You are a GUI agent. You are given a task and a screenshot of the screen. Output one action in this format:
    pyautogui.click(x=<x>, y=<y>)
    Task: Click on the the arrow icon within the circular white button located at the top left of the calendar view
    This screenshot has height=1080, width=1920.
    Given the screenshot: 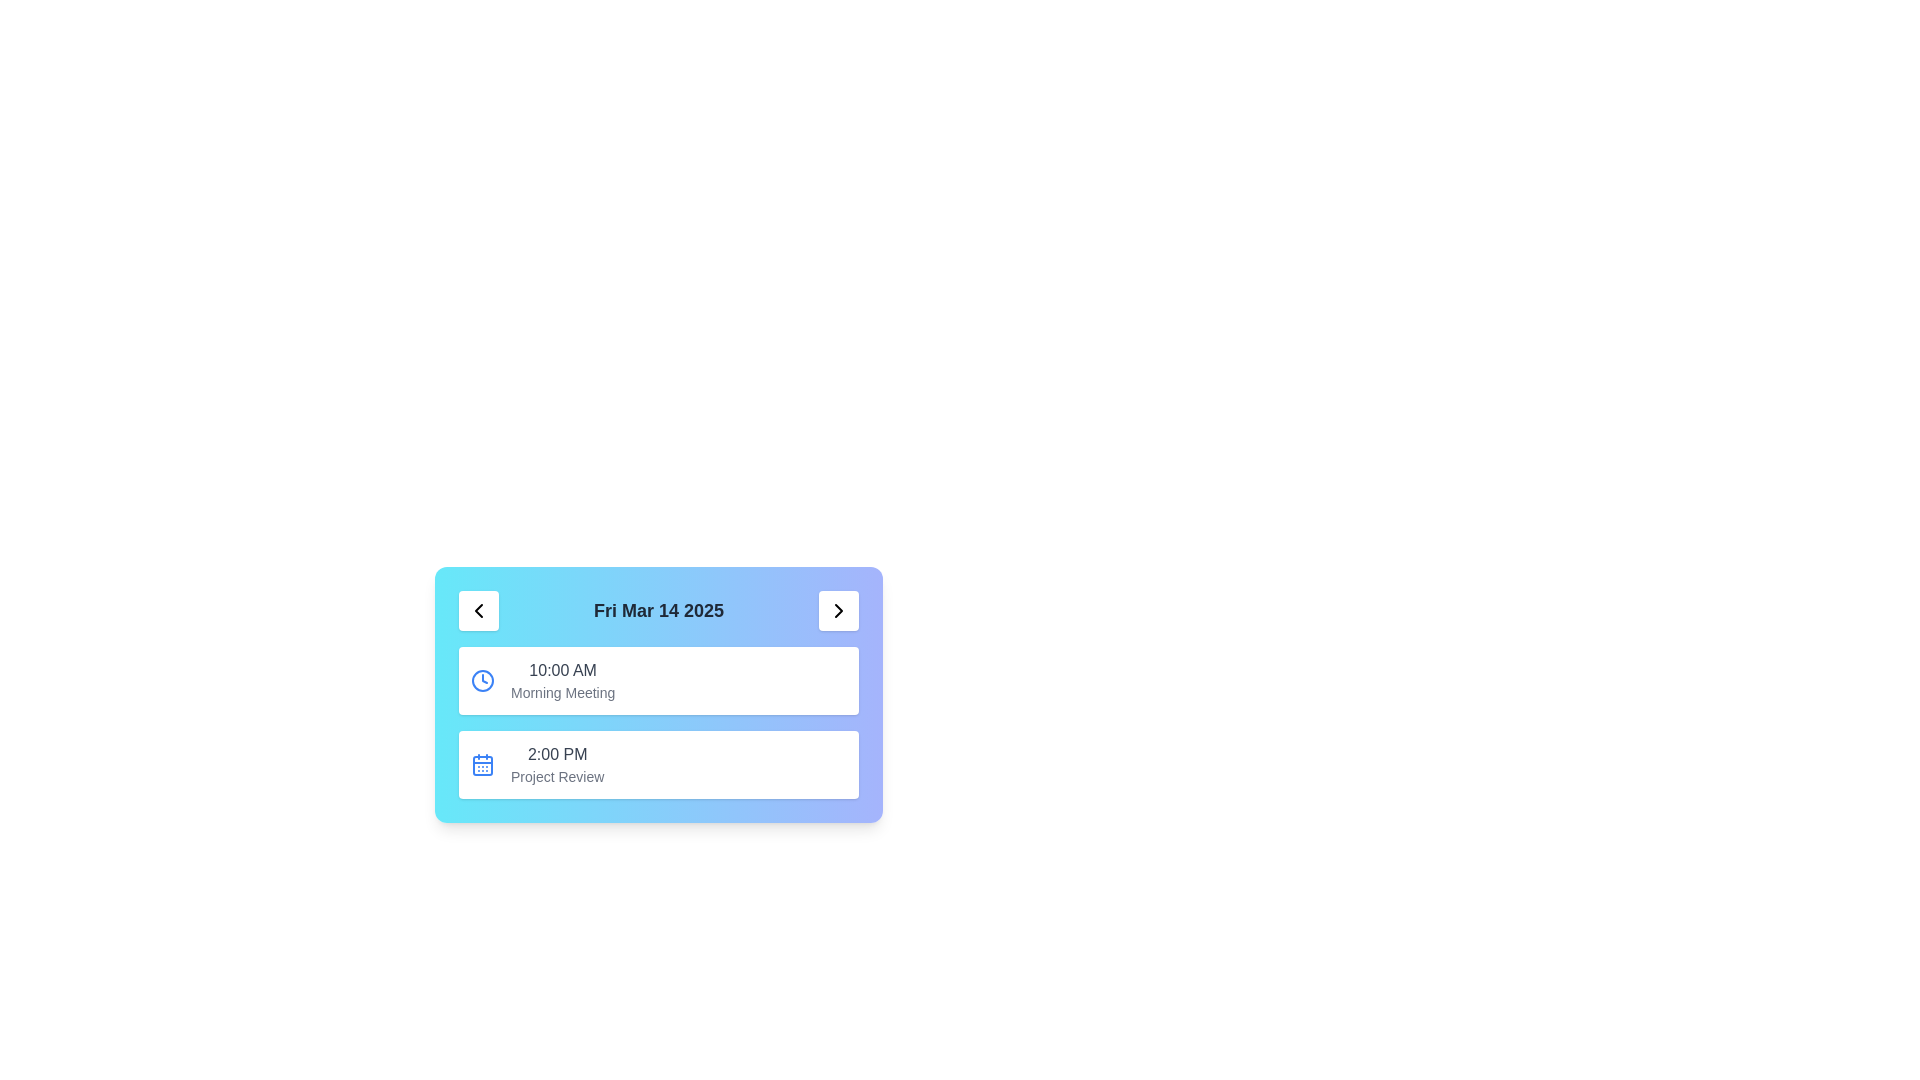 What is the action you would take?
    pyautogui.click(x=478, y=609)
    